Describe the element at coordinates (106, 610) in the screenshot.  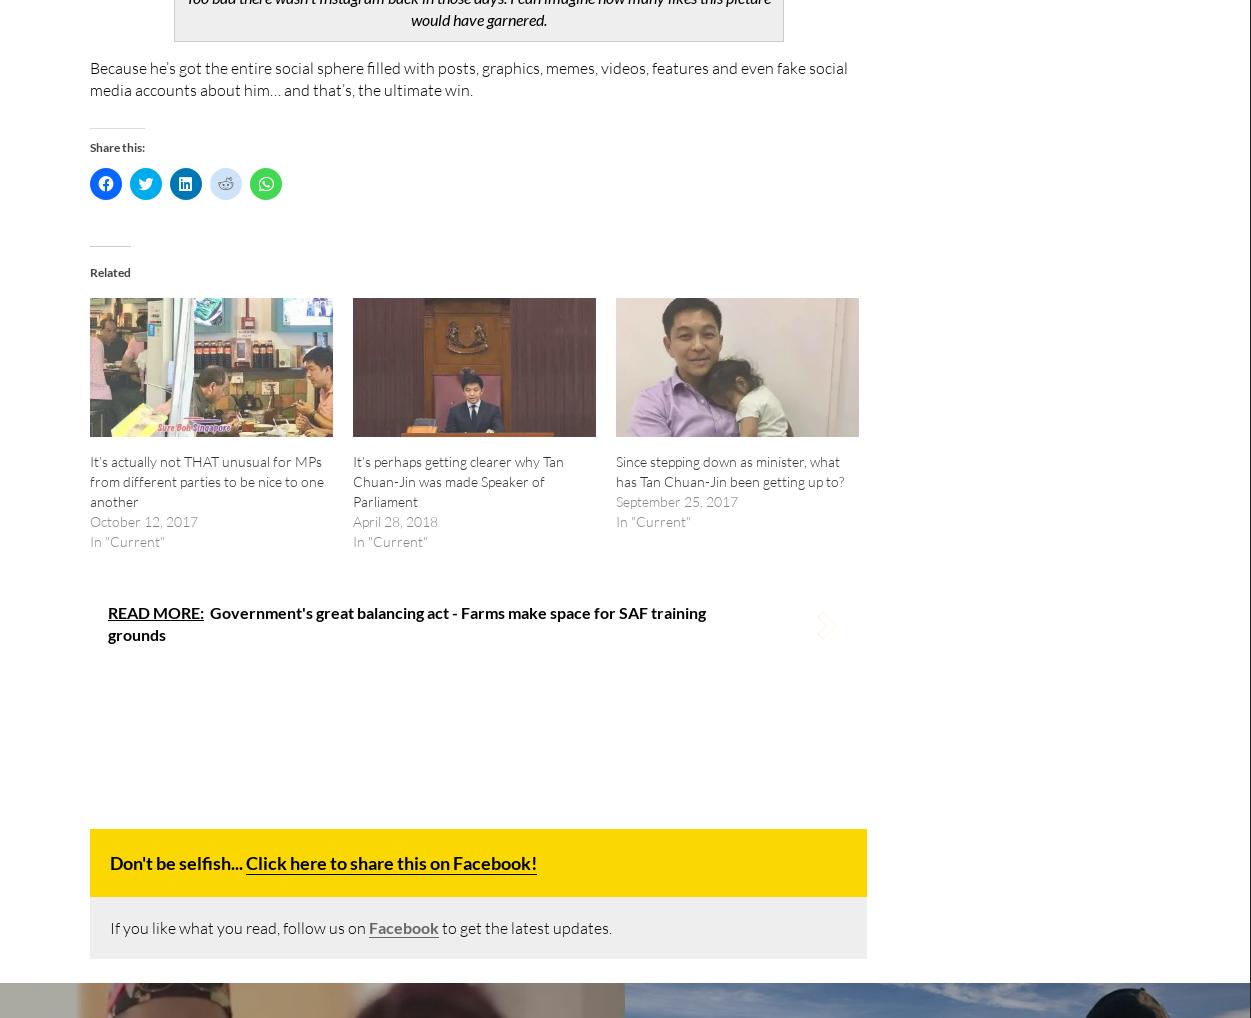
I see `'READ MORE:'` at that location.